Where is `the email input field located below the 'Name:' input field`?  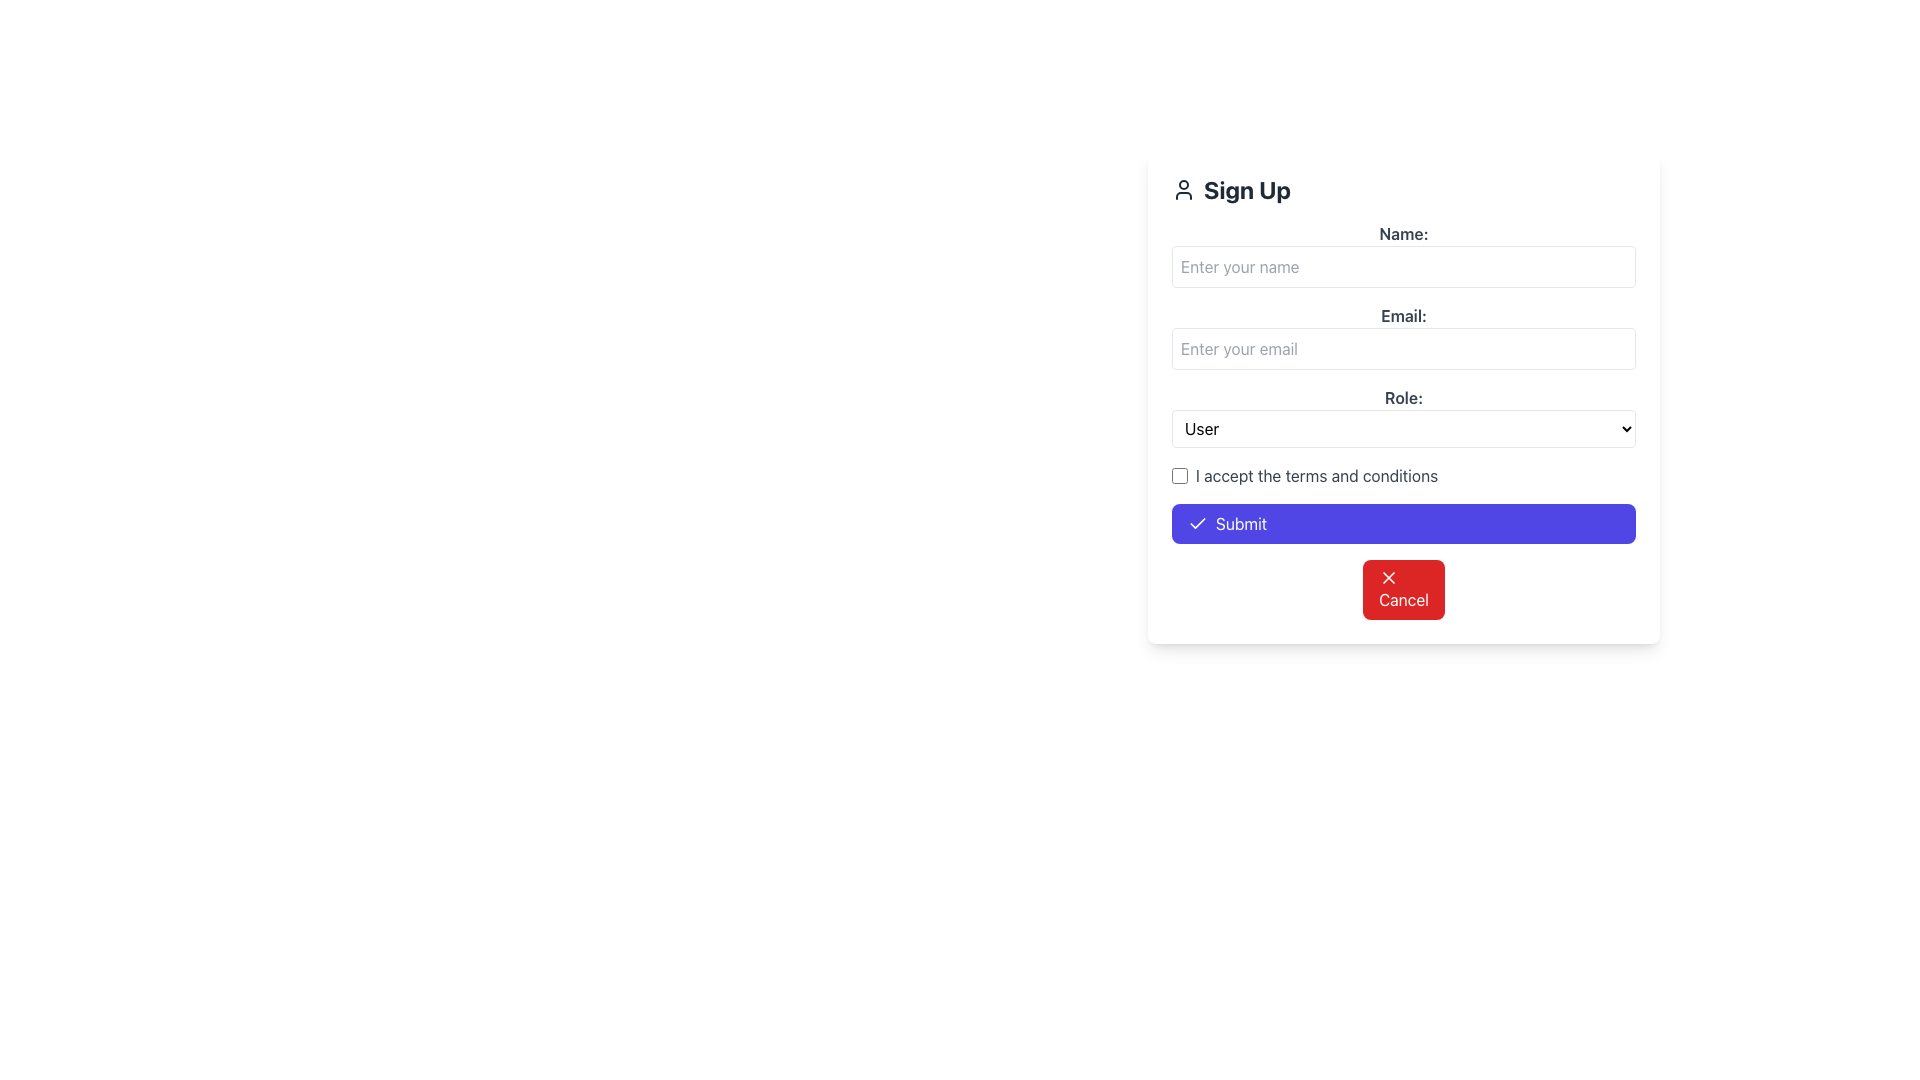 the email input field located below the 'Name:' input field is located at coordinates (1402, 335).